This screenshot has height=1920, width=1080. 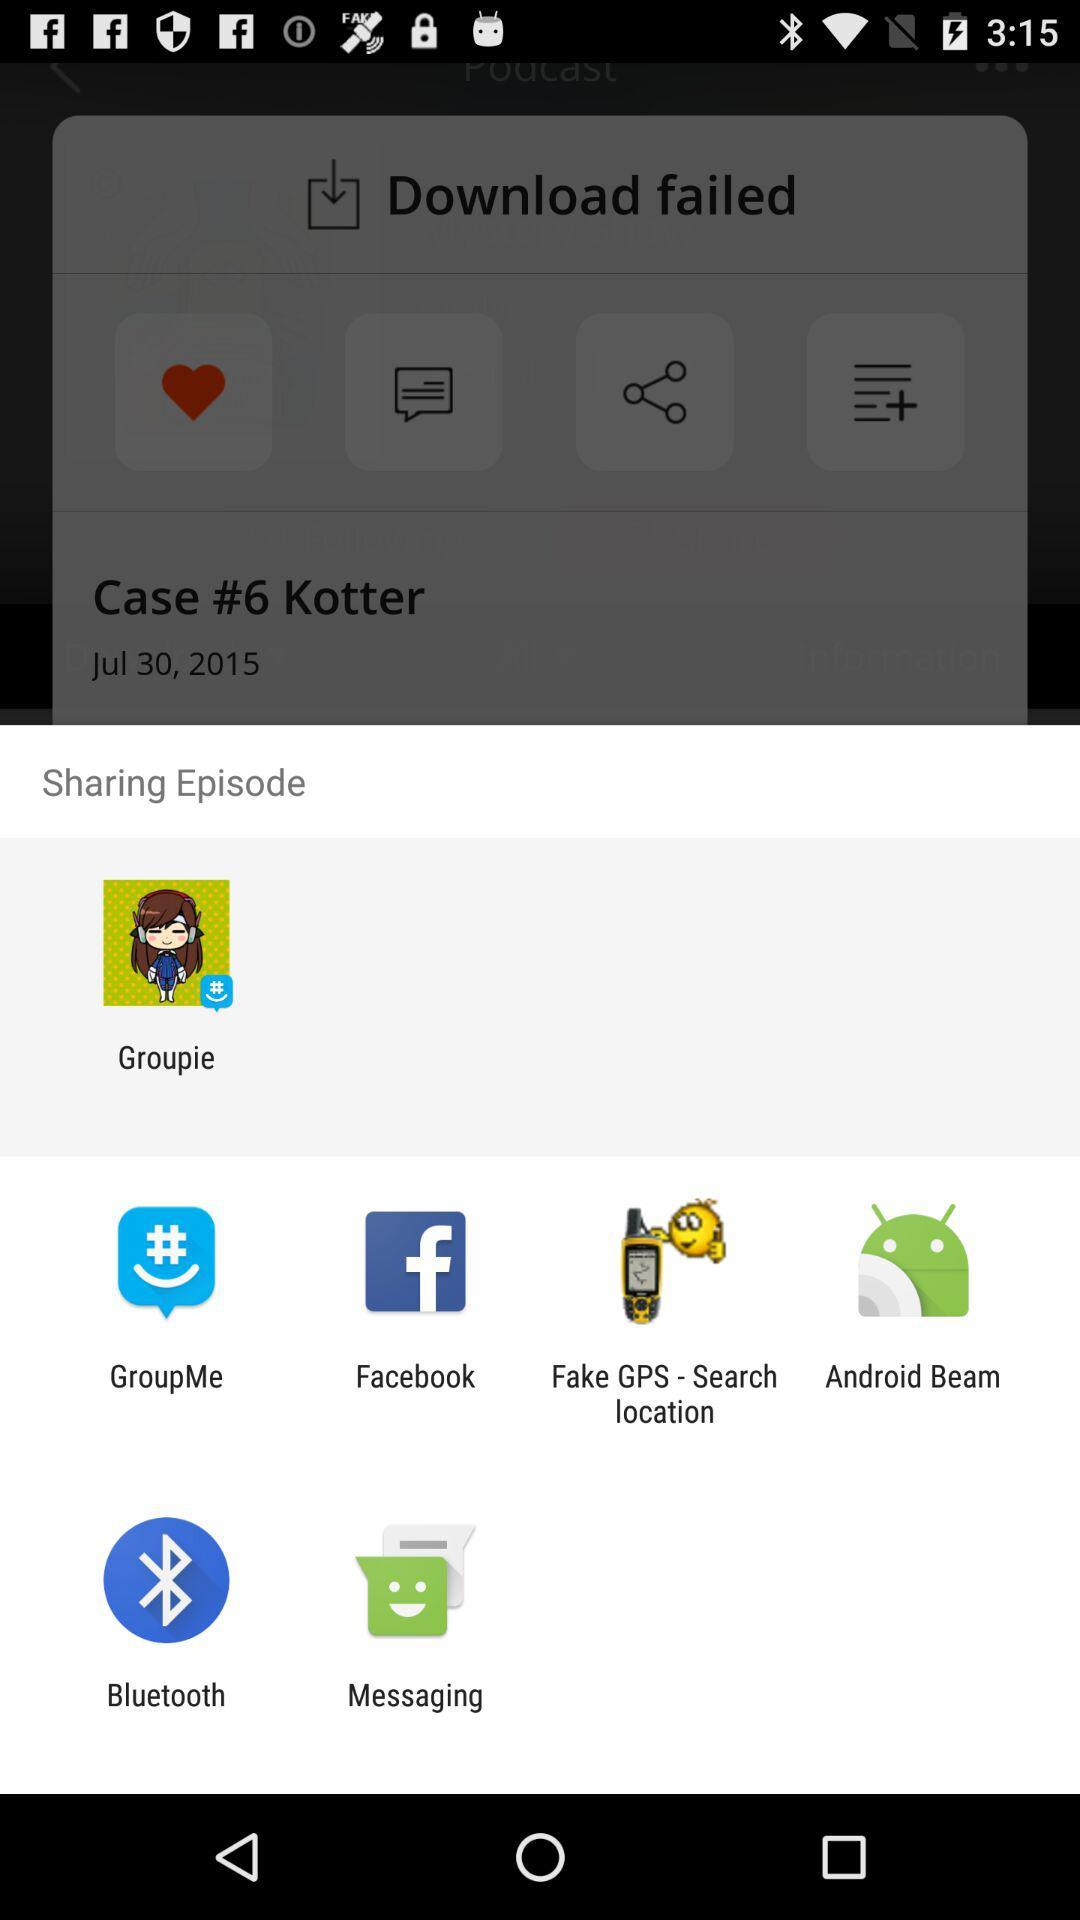 What do you see at coordinates (165, 1073) in the screenshot?
I see `the groupie item` at bounding box center [165, 1073].